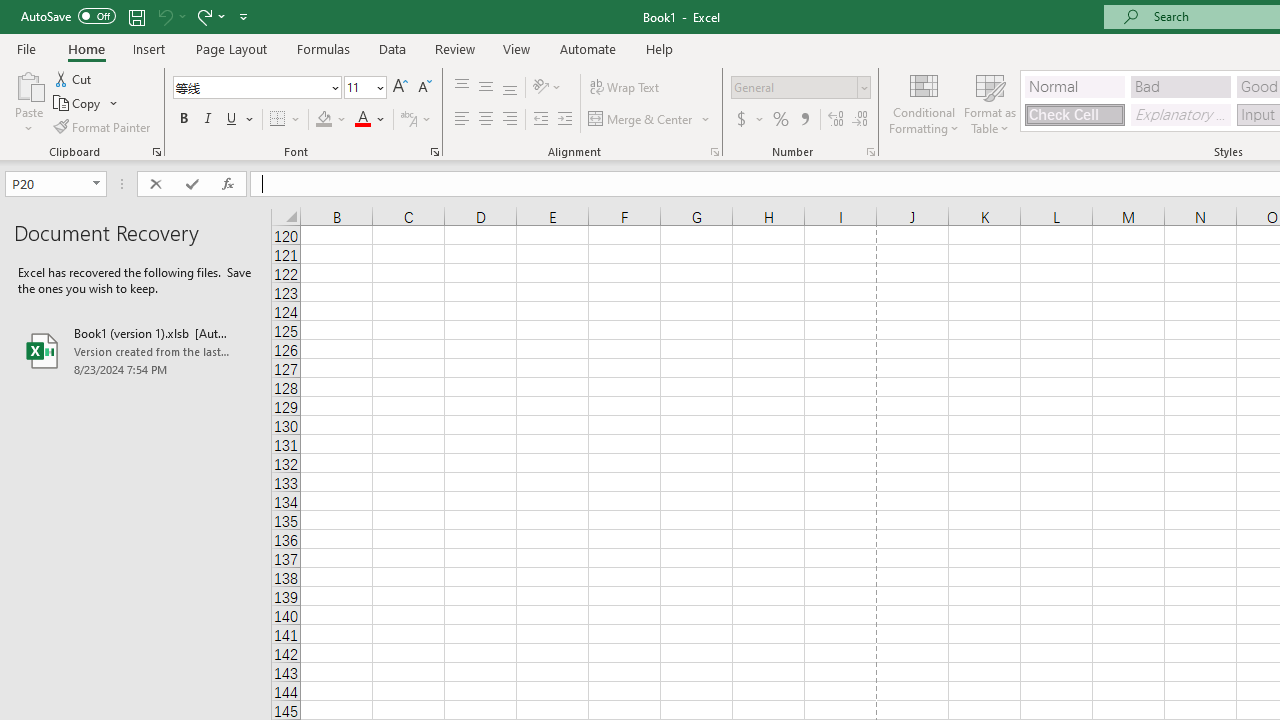 This screenshot has width=1280, height=720. Describe the element at coordinates (540, 119) in the screenshot. I see `'Decrease Indent'` at that location.